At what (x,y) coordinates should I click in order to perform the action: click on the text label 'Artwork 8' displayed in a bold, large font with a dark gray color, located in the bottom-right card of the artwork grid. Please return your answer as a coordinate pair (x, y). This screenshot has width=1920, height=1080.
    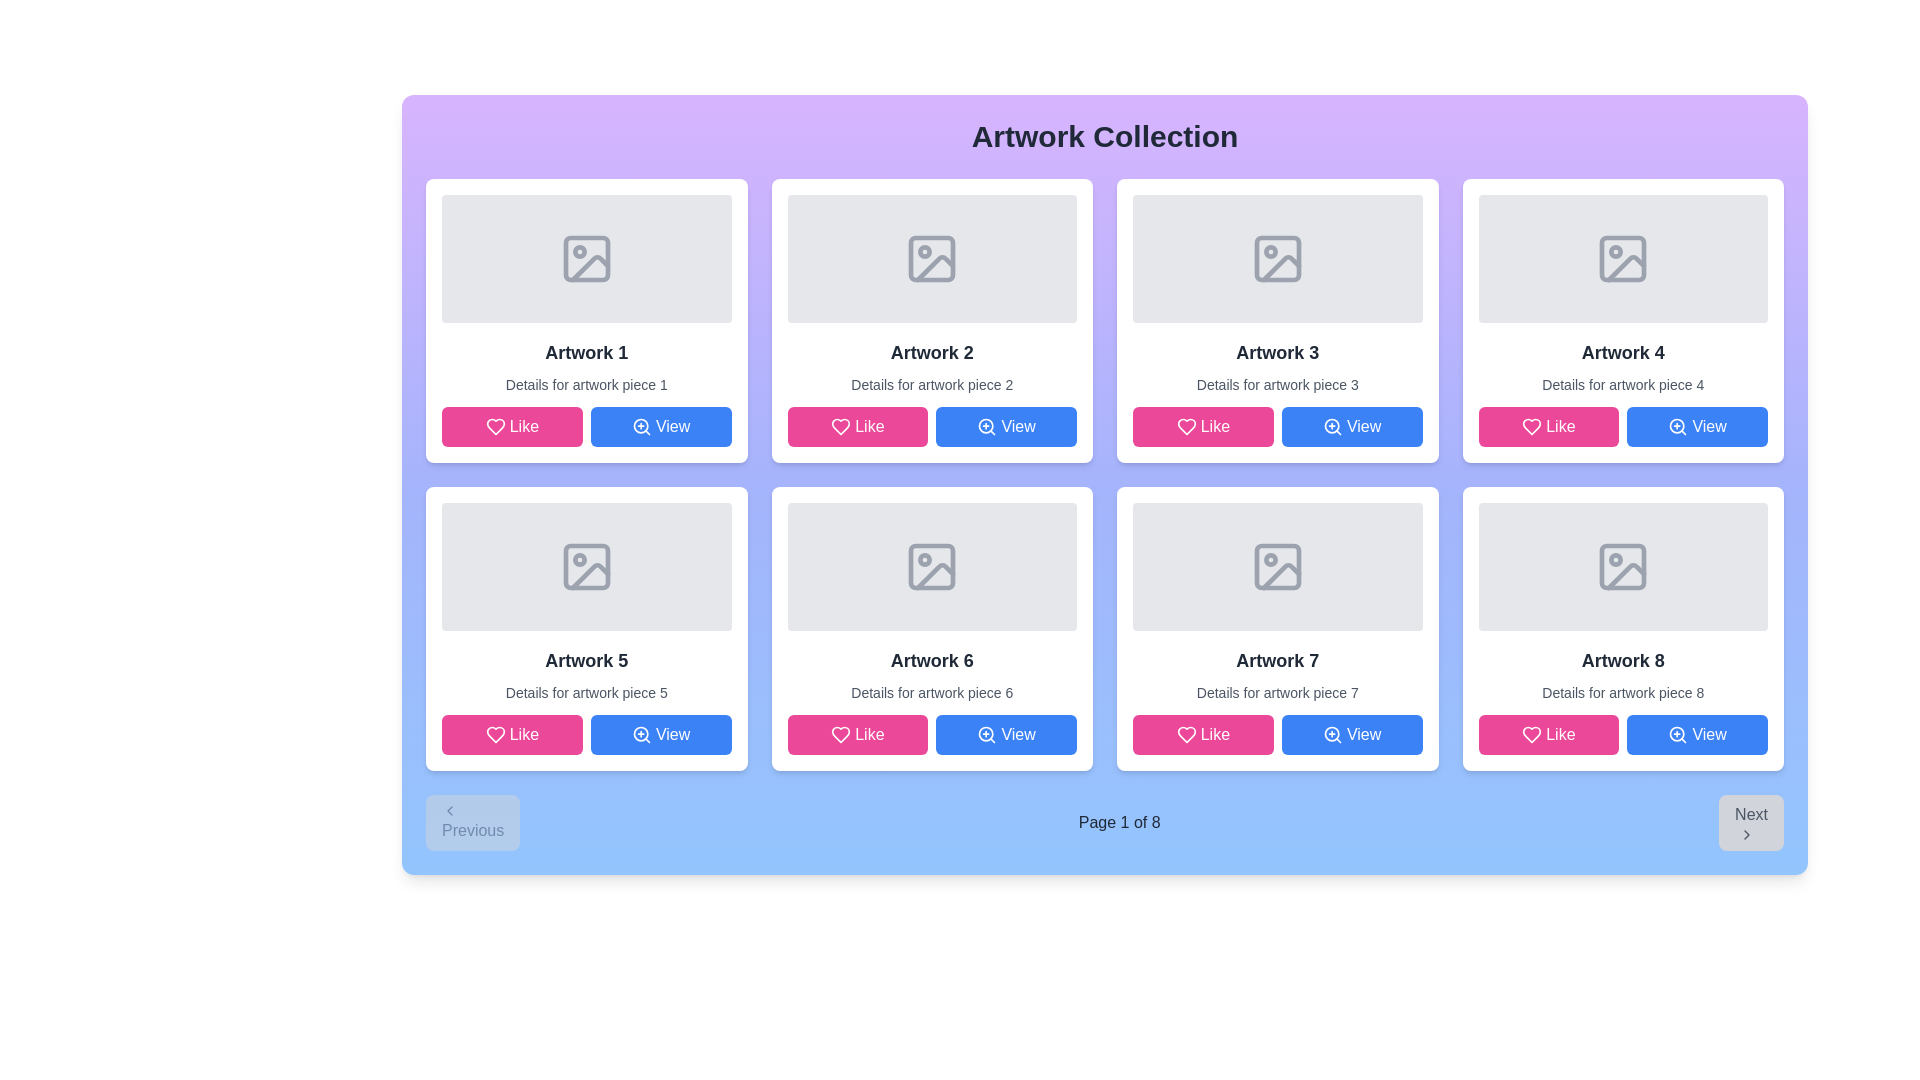
    Looking at the image, I should click on (1623, 660).